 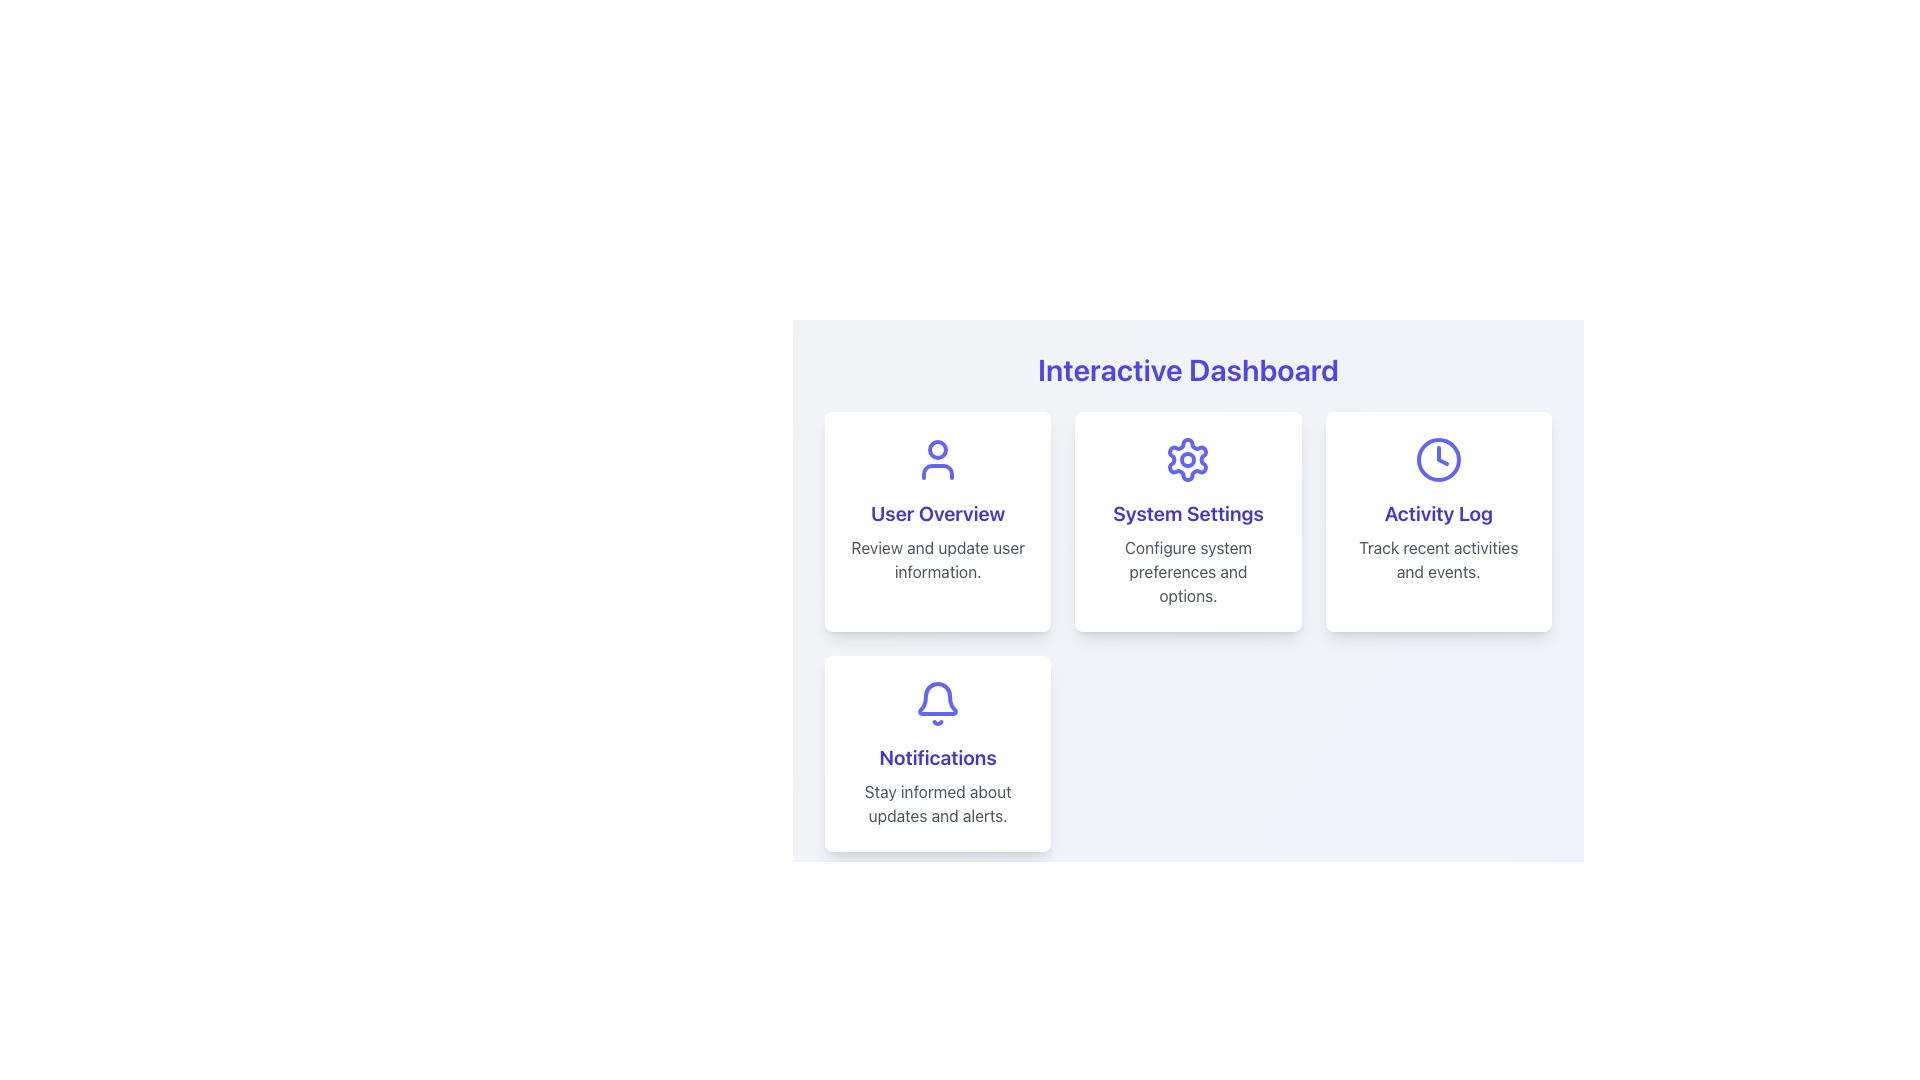 I want to click on the notifications icon located at the top-center of the 'Notifications' card, which symbolizes updates and alerts, so click(x=937, y=703).